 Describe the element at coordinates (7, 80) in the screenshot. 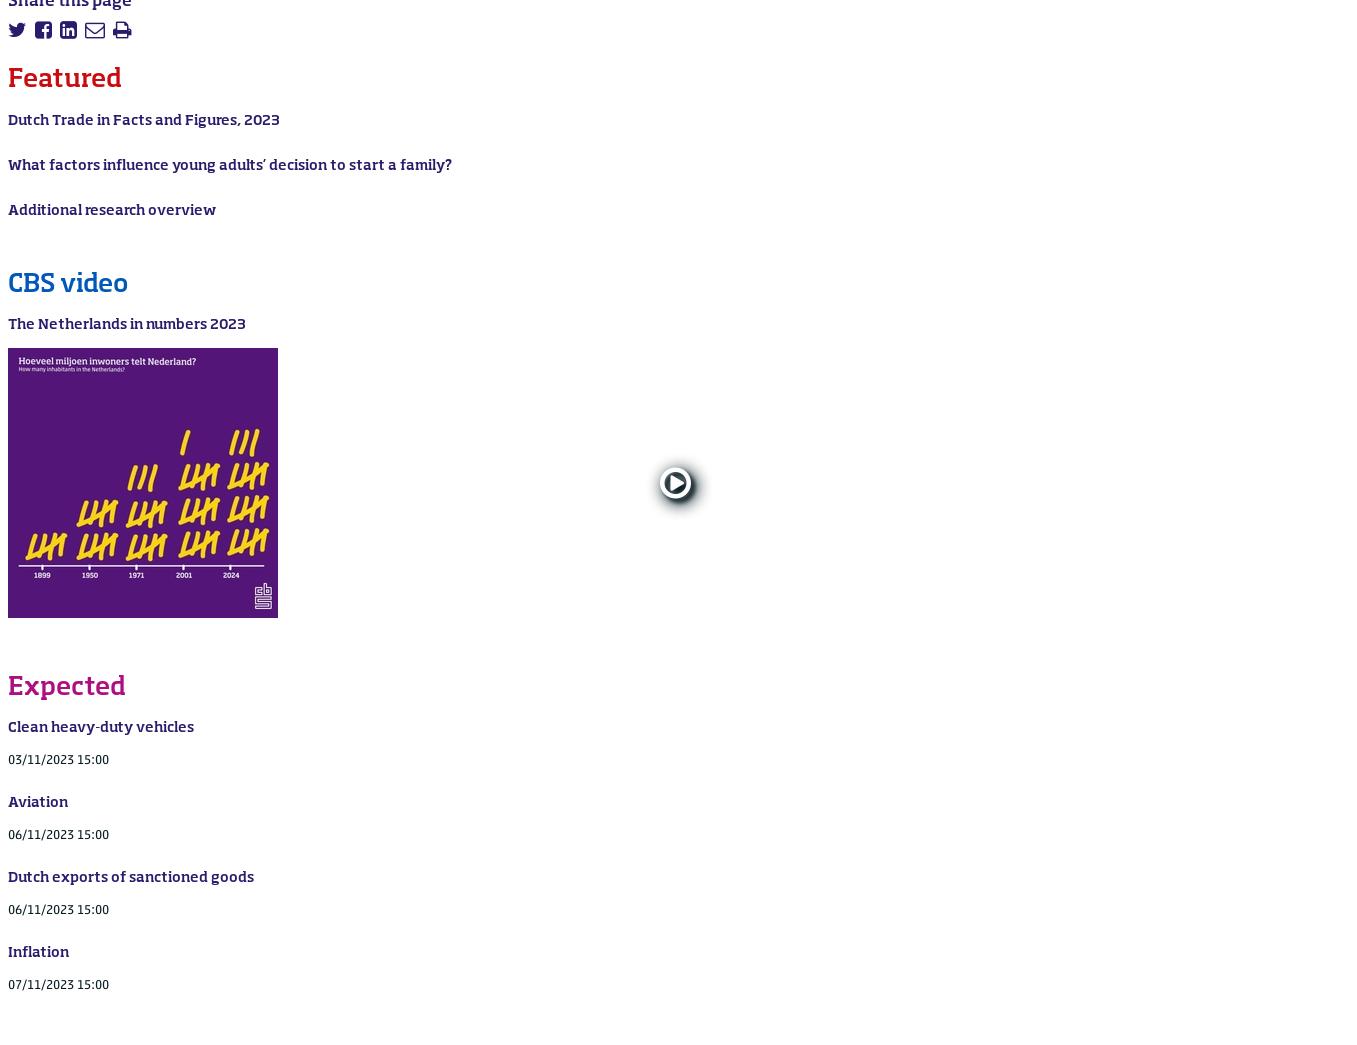

I see `'Featured'` at that location.